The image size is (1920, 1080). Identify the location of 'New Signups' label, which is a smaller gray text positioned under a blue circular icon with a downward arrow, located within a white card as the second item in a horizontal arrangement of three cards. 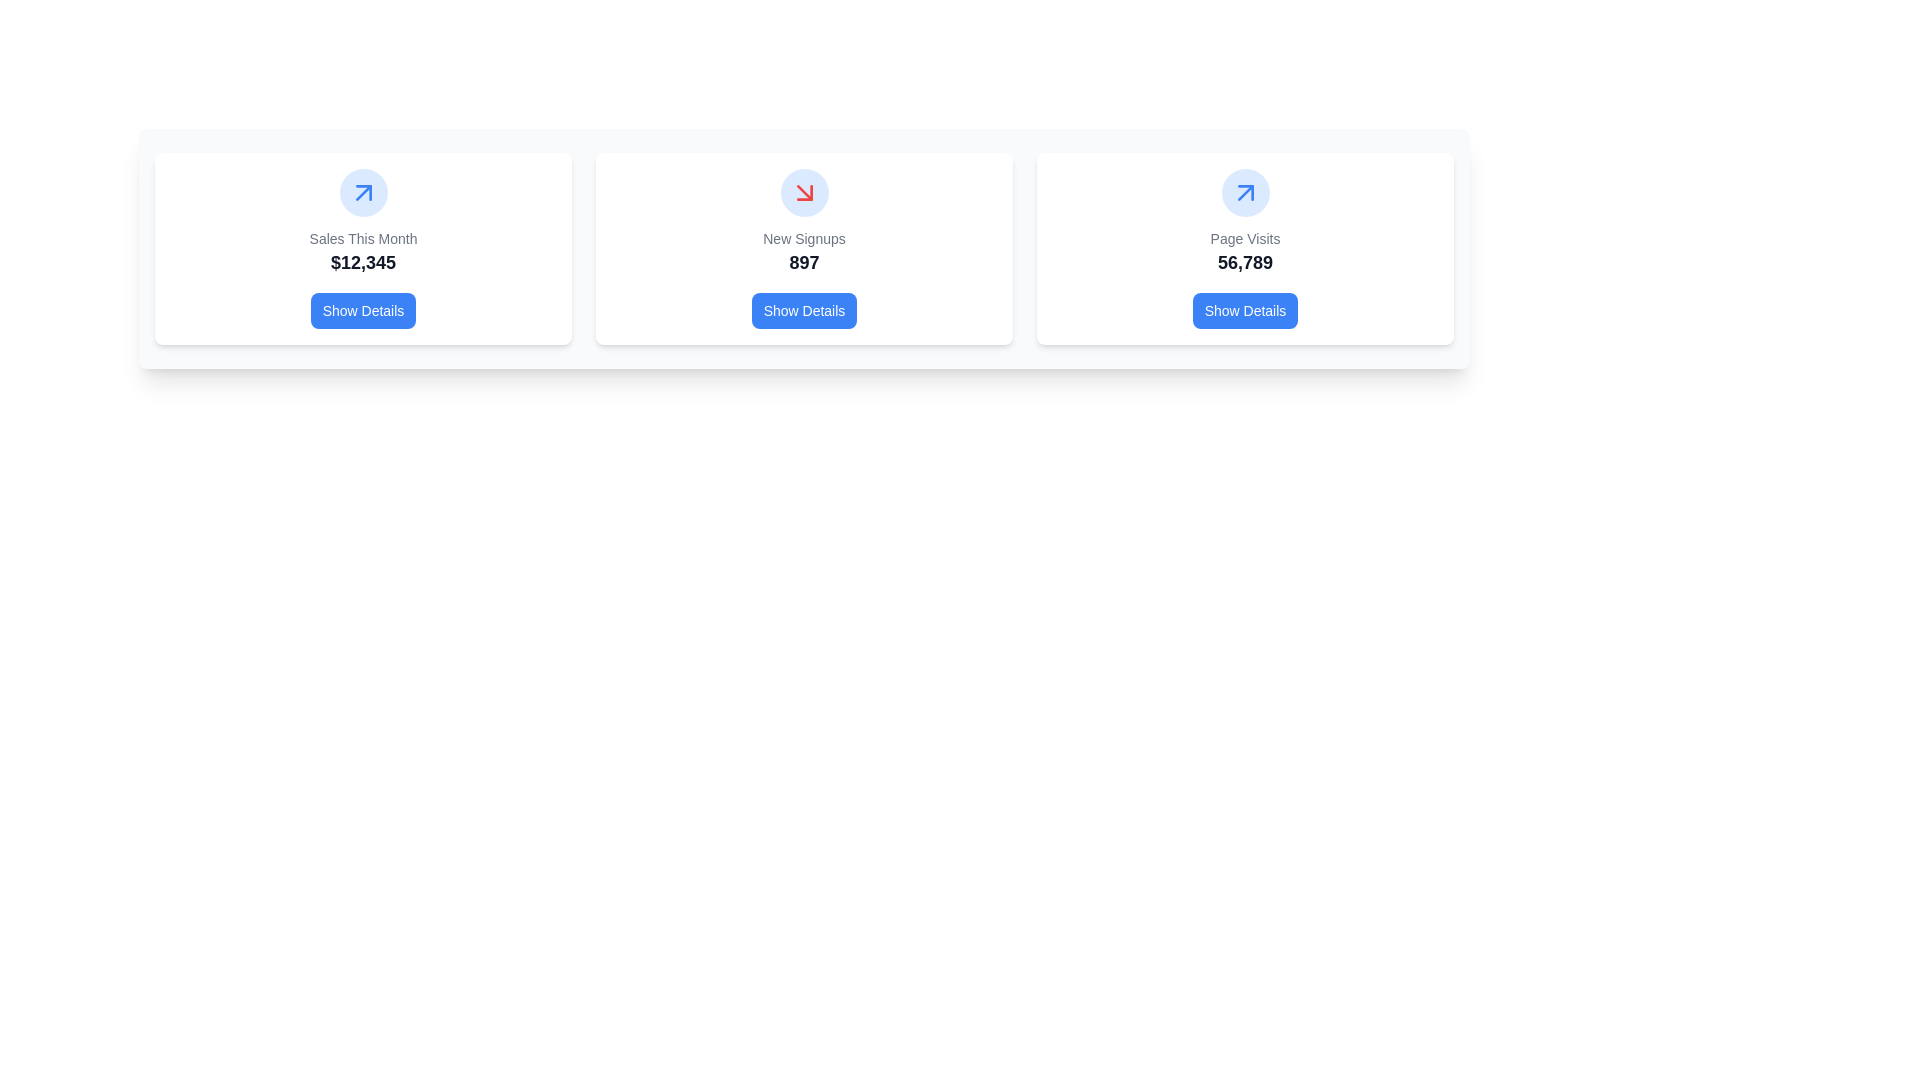
(804, 238).